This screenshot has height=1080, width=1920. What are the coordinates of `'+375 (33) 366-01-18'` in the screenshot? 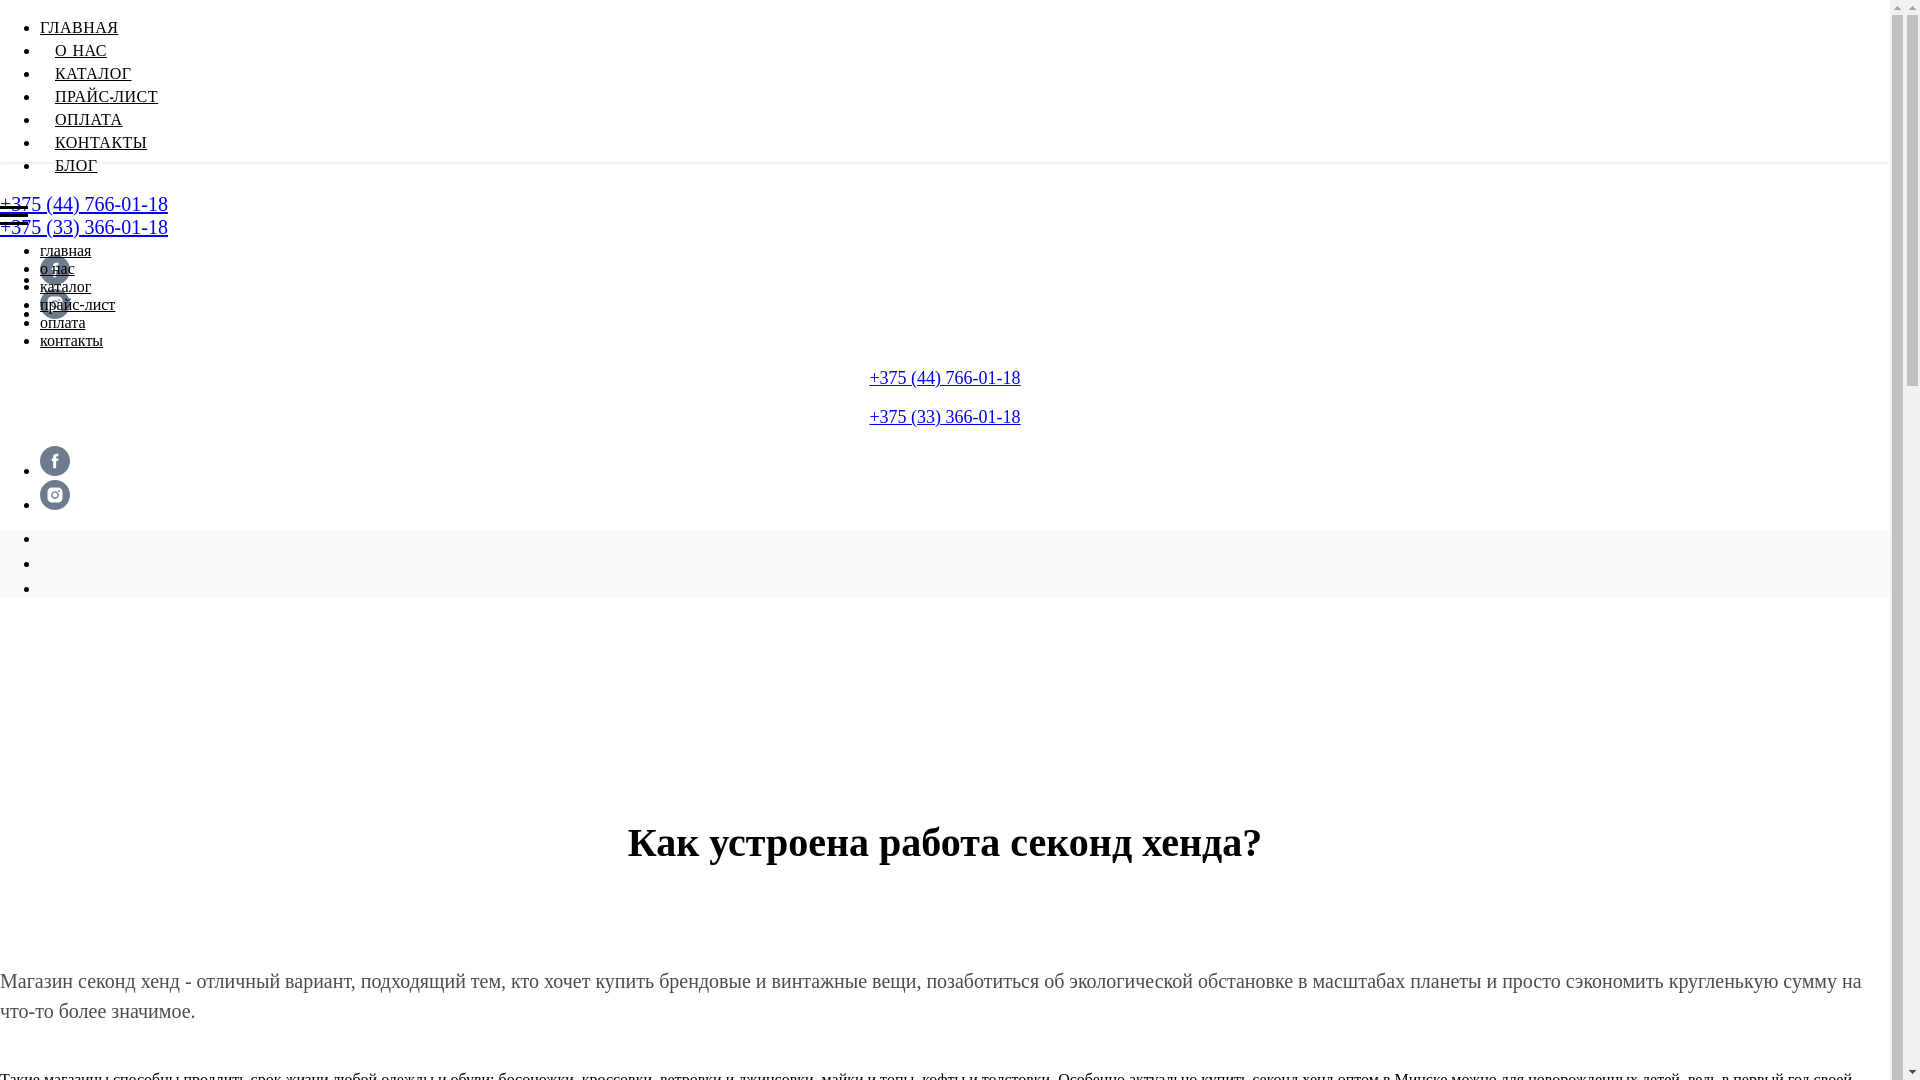 It's located at (943, 415).